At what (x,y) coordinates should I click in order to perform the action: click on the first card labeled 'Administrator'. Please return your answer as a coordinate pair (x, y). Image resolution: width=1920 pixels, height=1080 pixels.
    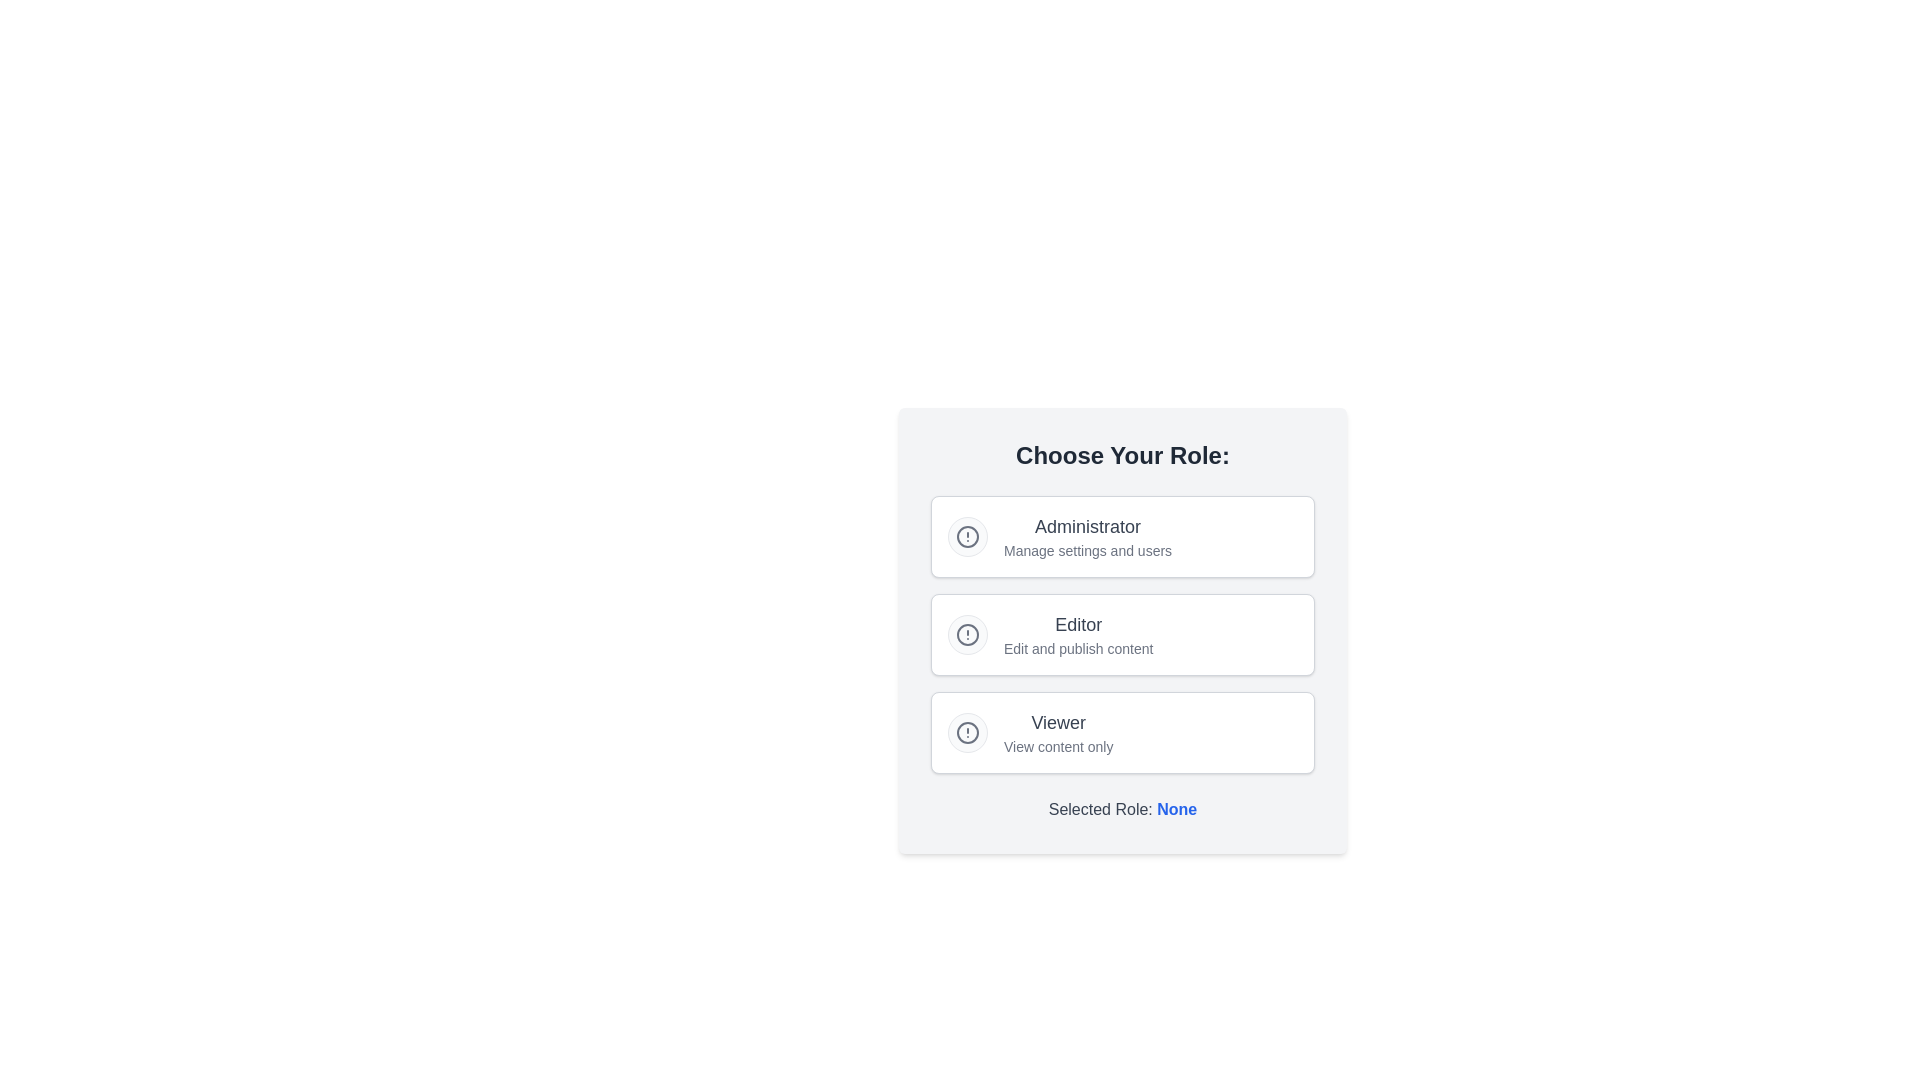
    Looking at the image, I should click on (1123, 535).